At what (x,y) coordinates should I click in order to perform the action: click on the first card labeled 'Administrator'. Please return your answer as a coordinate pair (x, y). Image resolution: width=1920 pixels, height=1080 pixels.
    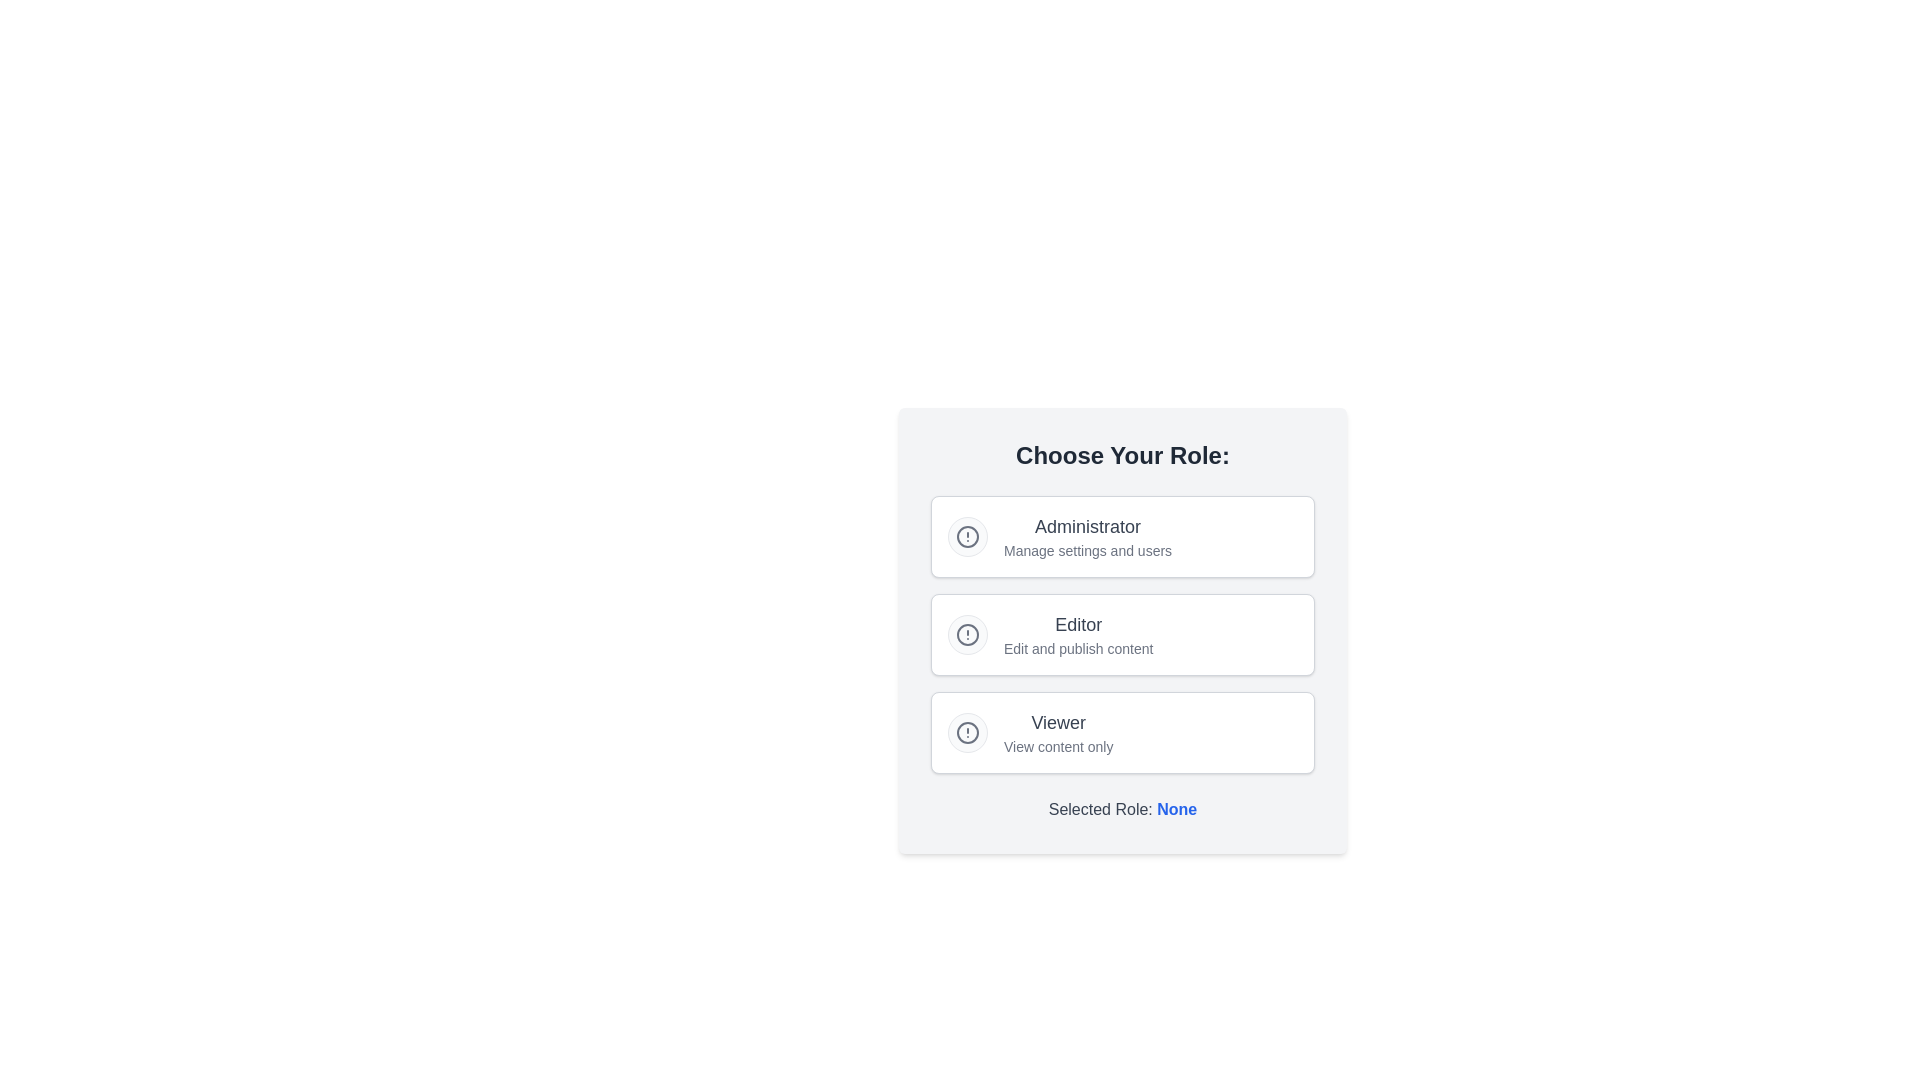
    Looking at the image, I should click on (1123, 535).